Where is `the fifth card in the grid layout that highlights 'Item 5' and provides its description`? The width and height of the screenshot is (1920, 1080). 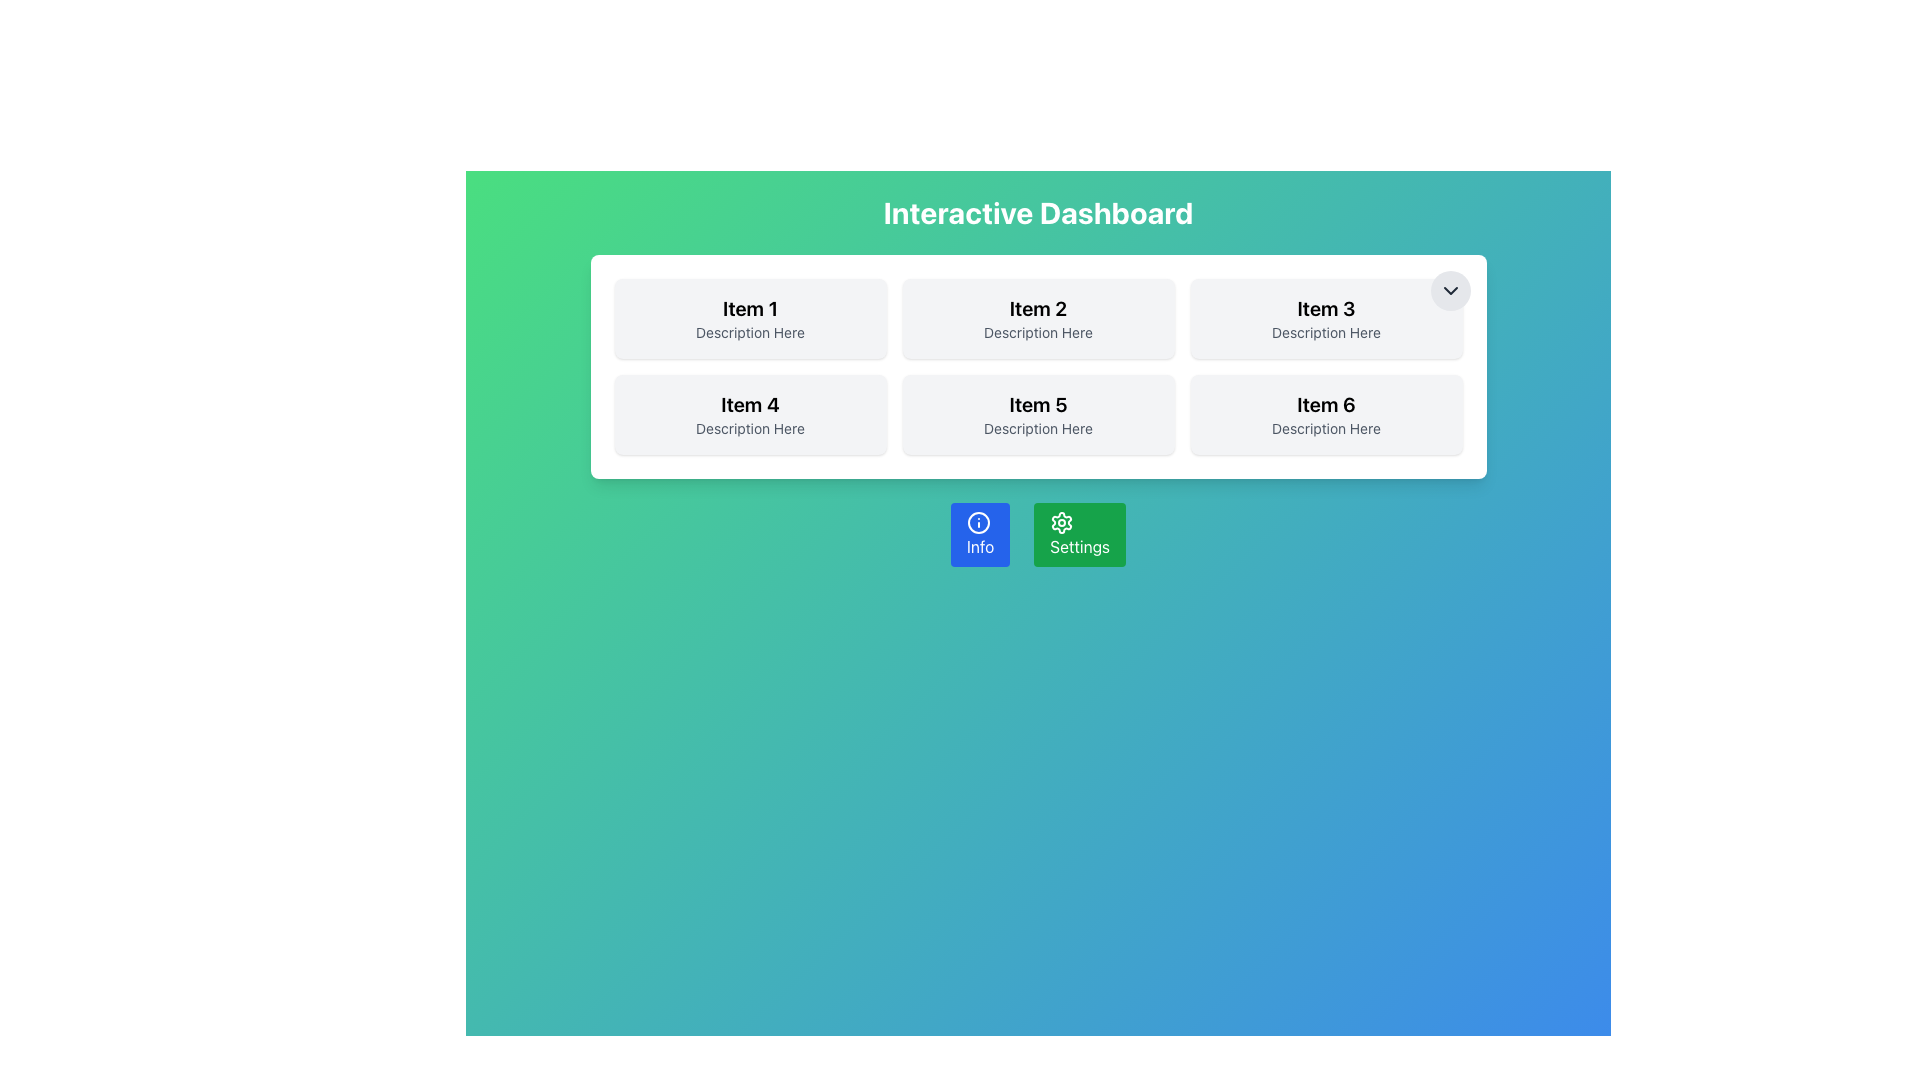
the fifth card in the grid layout that highlights 'Item 5' and provides its description is located at coordinates (1038, 414).